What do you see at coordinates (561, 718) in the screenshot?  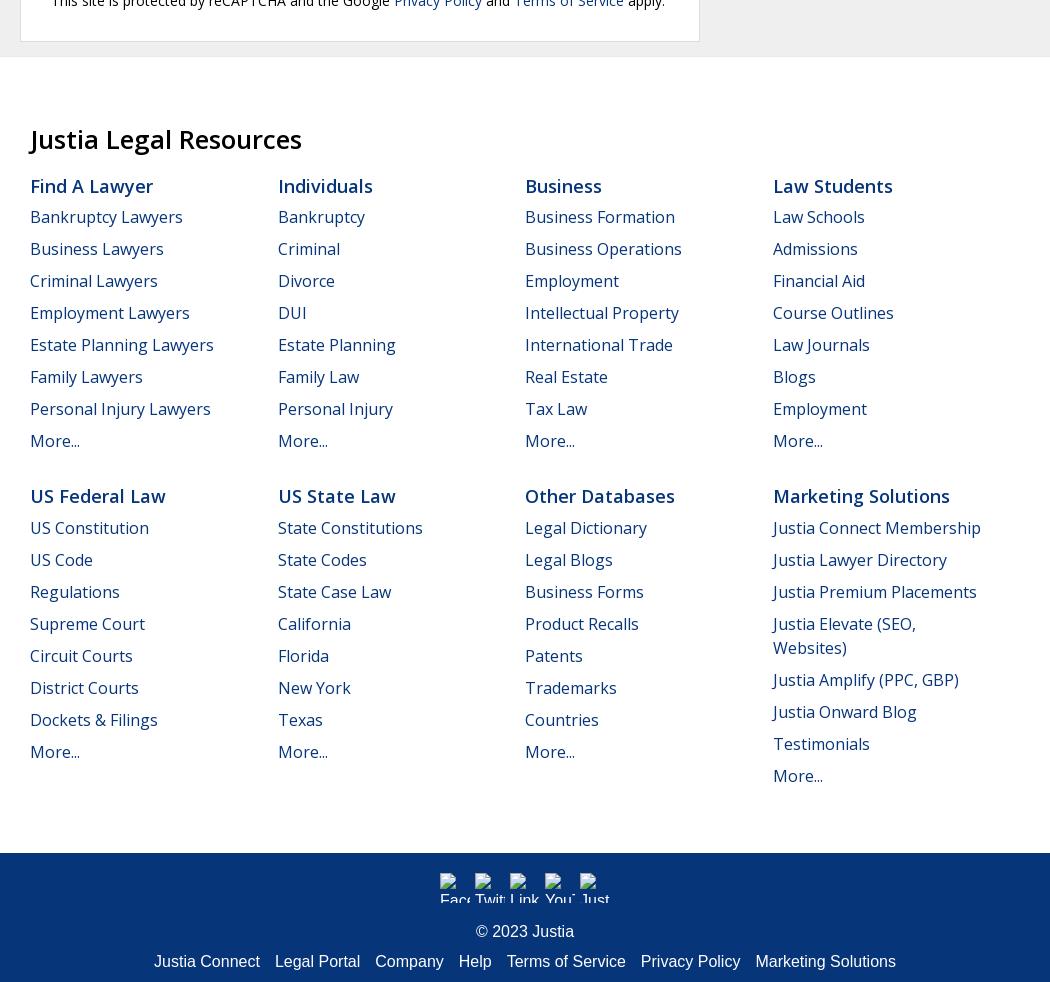 I see `'Countries'` at bounding box center [561, 718].